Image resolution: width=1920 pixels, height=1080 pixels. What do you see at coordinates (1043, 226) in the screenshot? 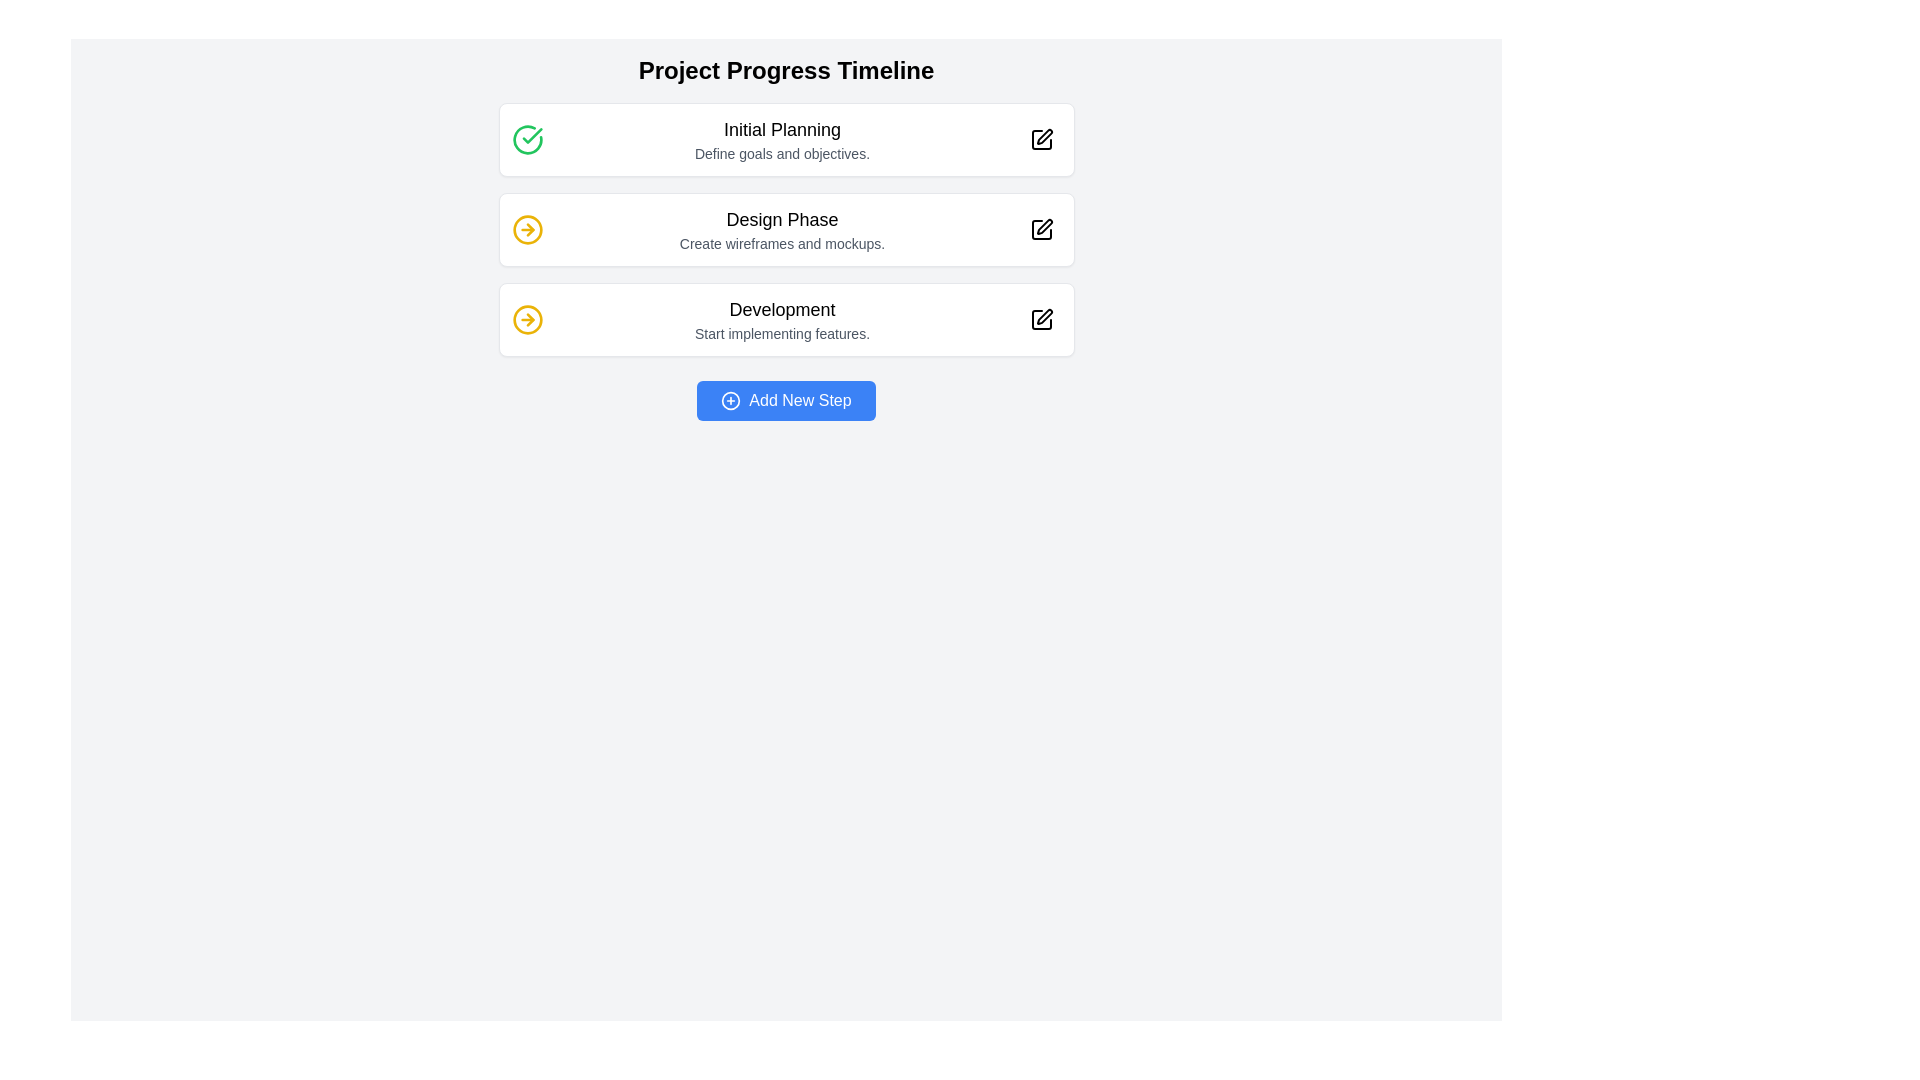
I see `the pen icon in the 'Design Phase' section` at bounding box center [1043, 226].